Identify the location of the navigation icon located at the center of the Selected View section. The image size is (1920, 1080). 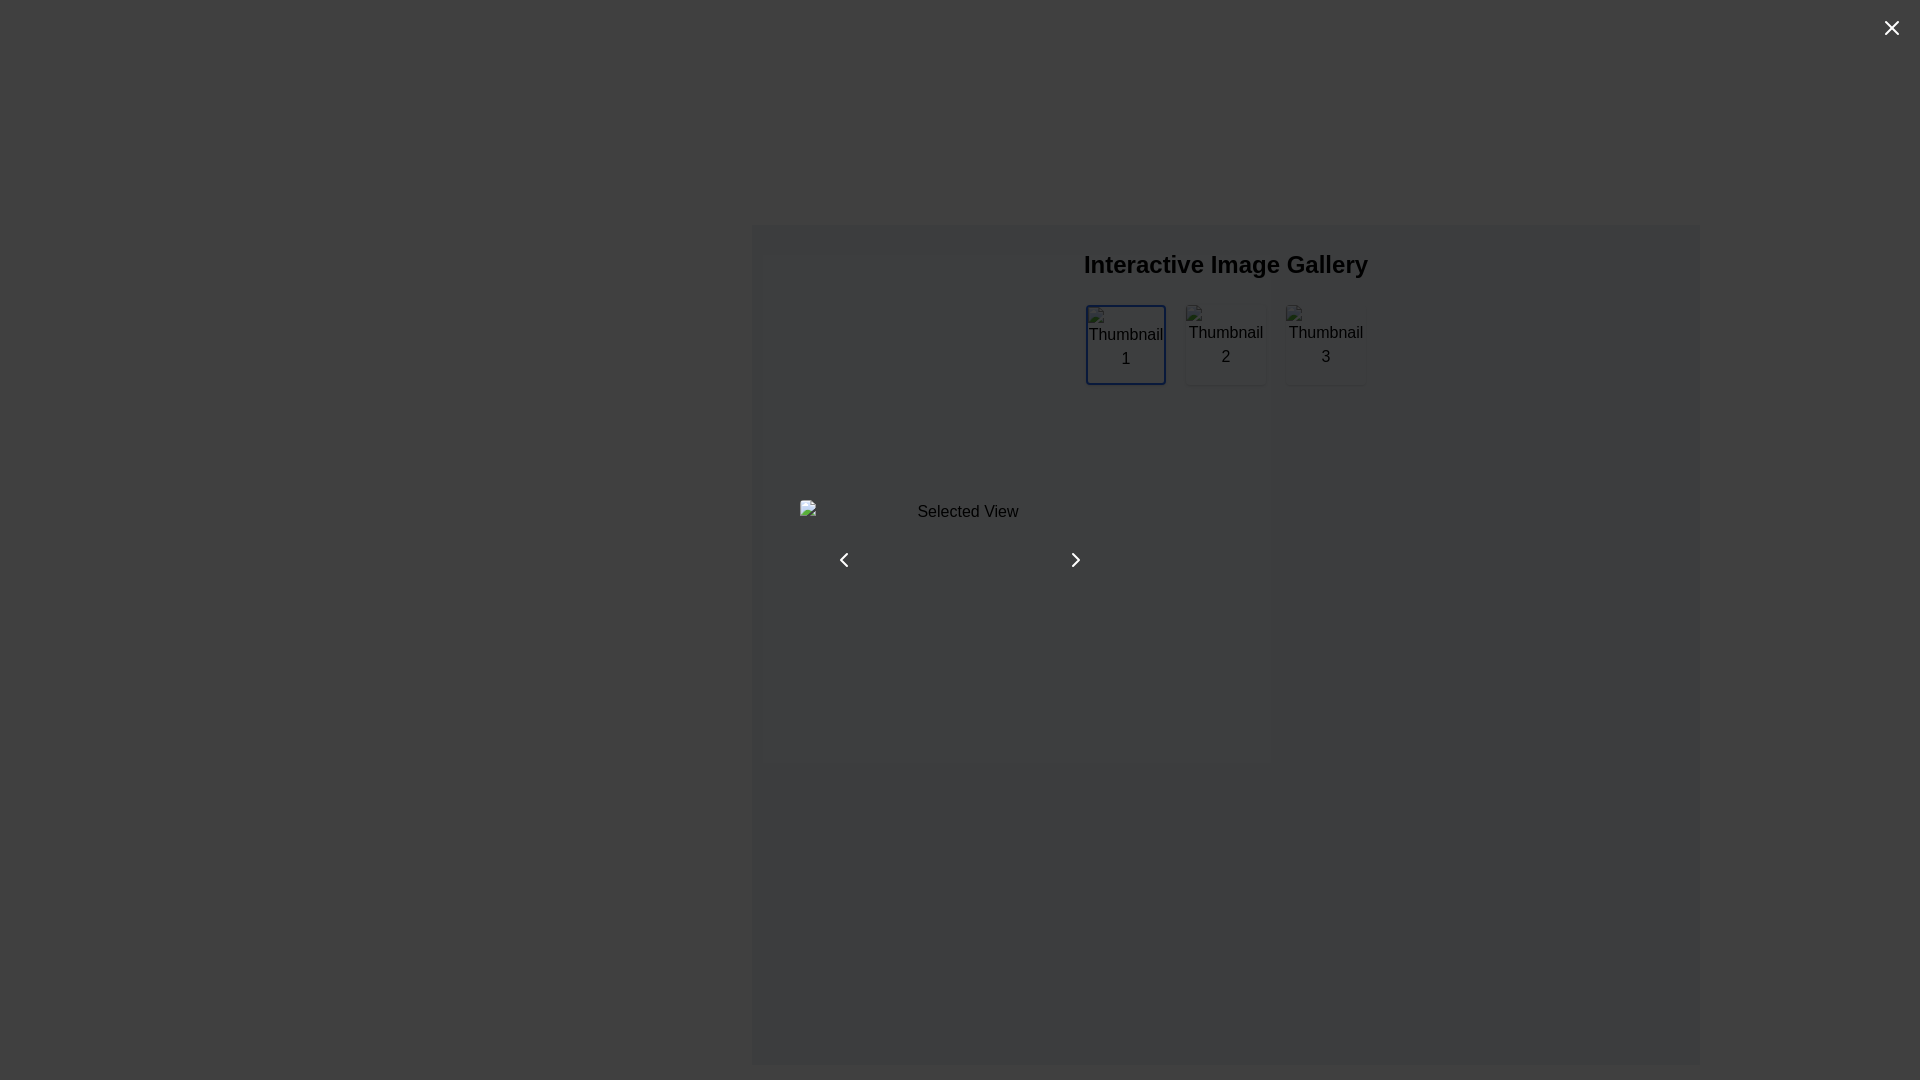
(1074, 559).